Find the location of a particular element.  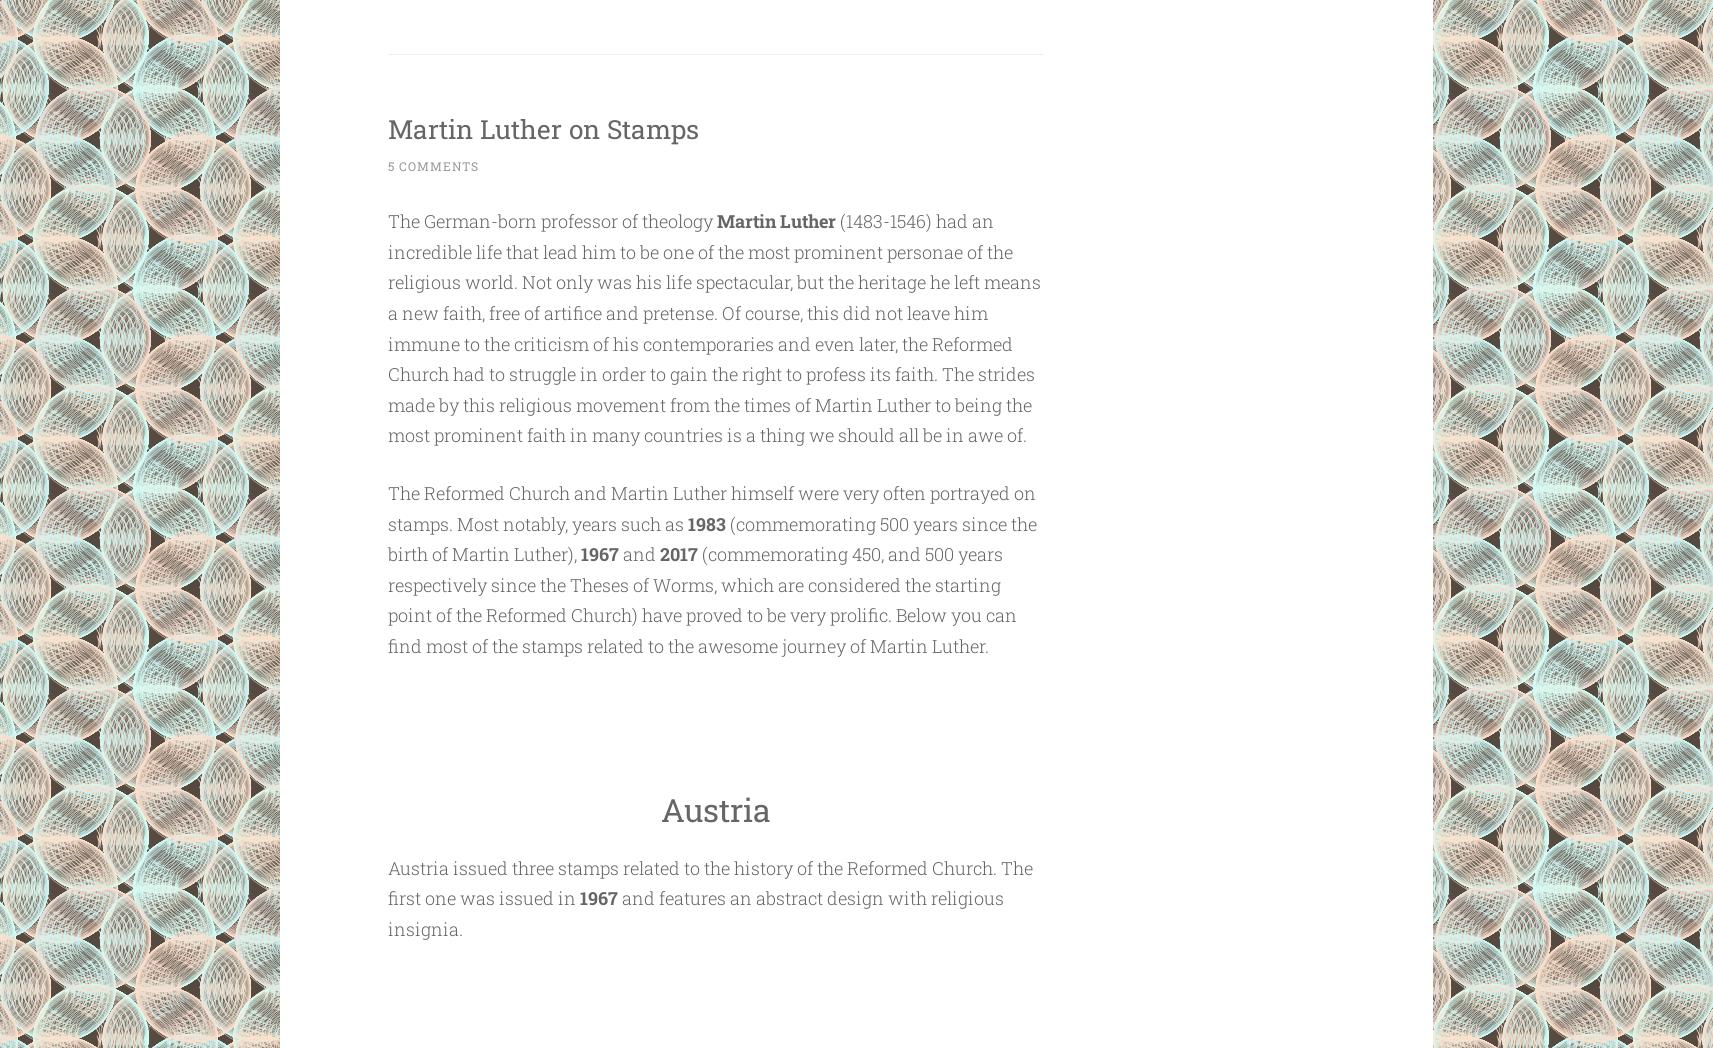

'Austria issued three stamps related to the history of the Reformed Church. The first one was issued in' is located at coordinates (709, 881).